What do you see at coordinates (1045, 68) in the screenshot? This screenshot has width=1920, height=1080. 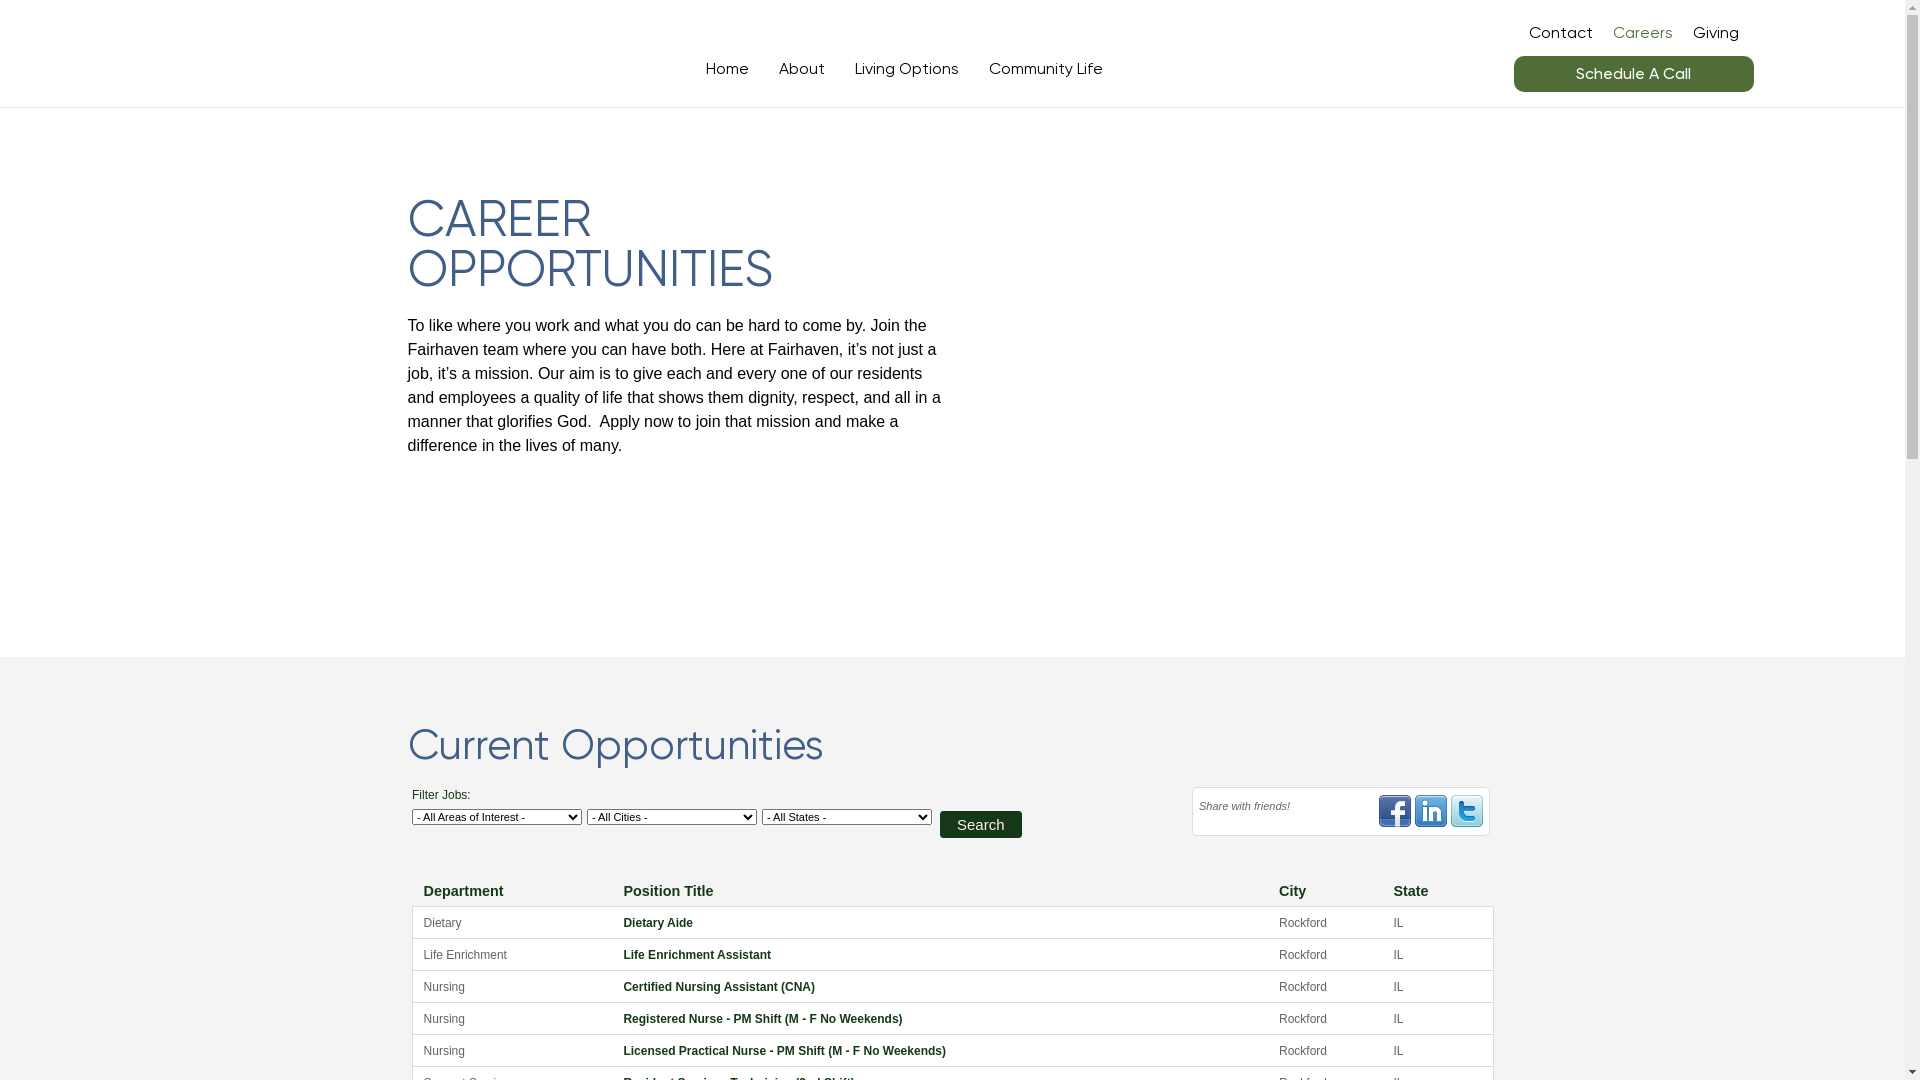 I see `'Community Life'` at bounding box center [1045, 68].